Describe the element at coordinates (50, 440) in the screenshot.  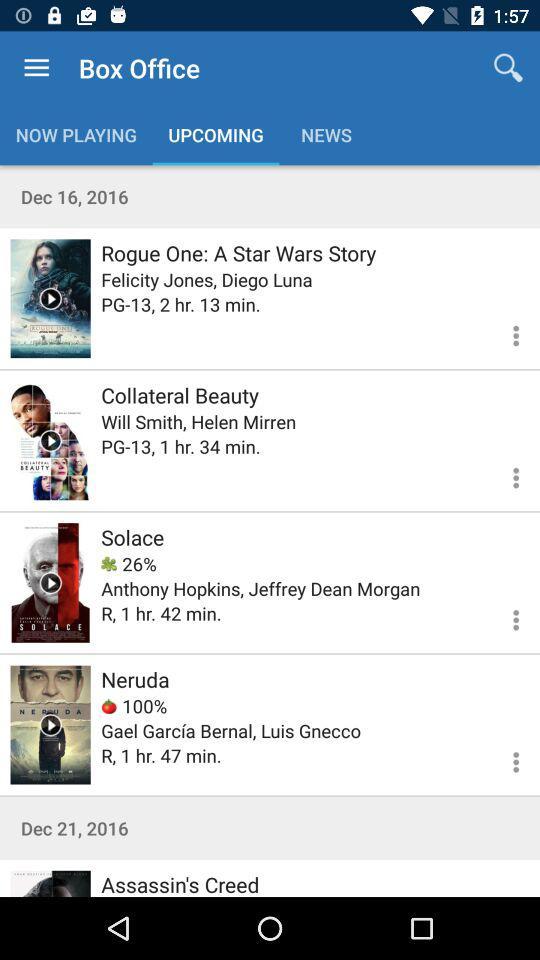
I see `he can activate the simple voice command` at that location.